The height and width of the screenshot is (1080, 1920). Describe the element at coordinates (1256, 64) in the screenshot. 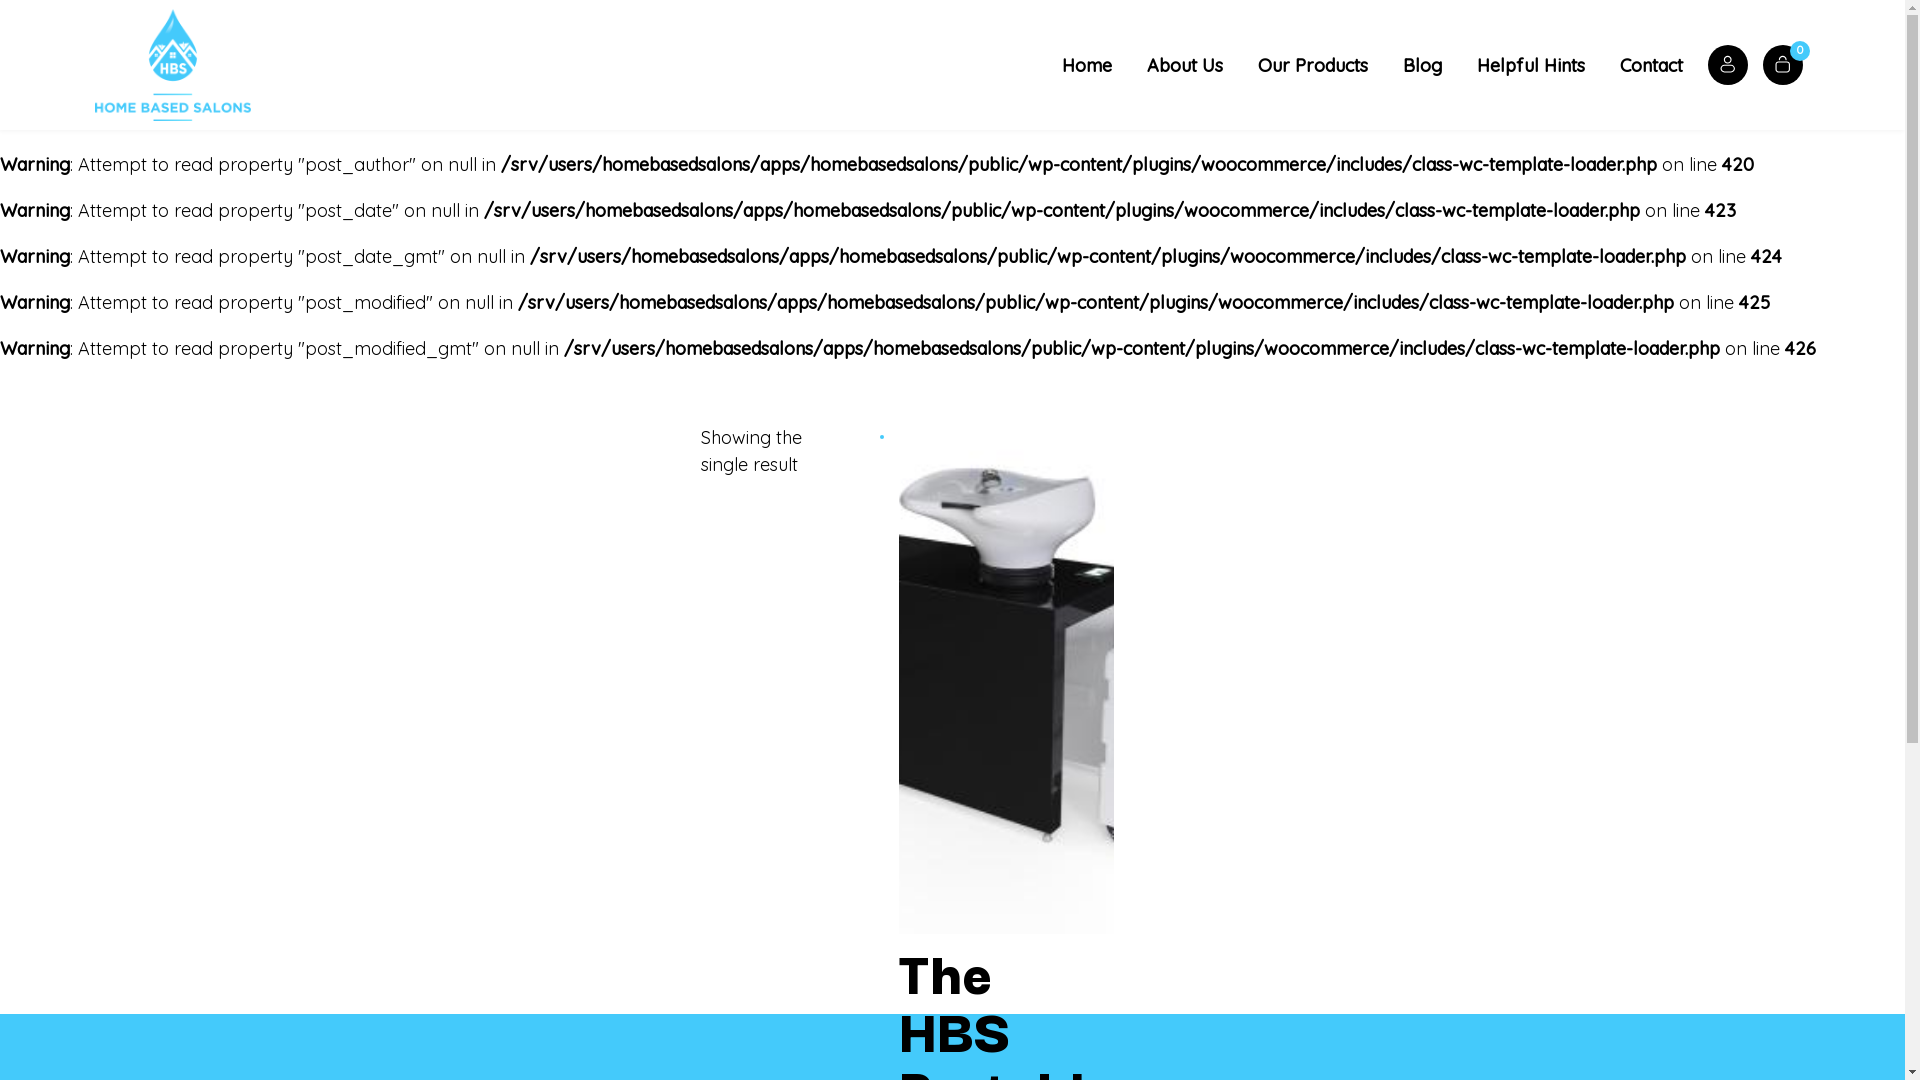

I see `'Our Products'` at that location.